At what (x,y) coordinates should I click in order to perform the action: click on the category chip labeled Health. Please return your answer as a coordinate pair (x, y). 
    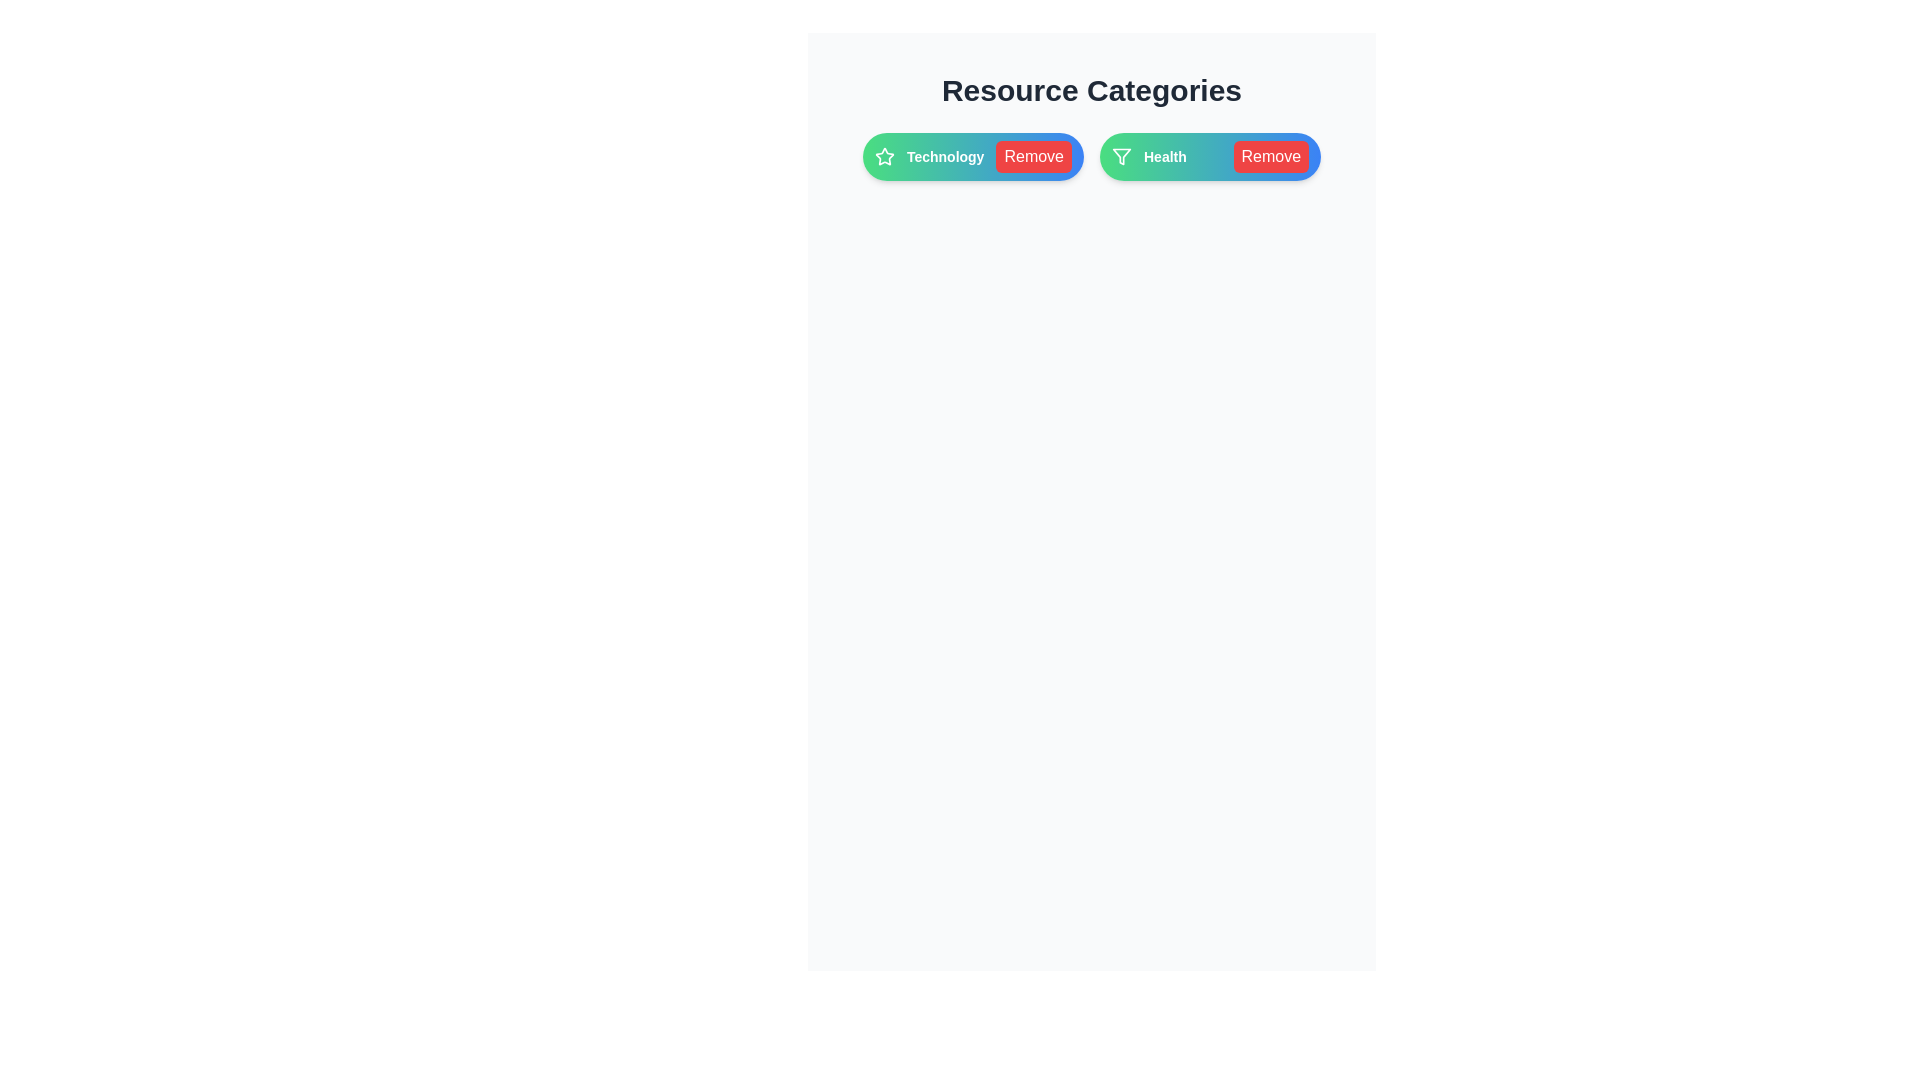
    Looking at the image, I should click on (1209, 156).